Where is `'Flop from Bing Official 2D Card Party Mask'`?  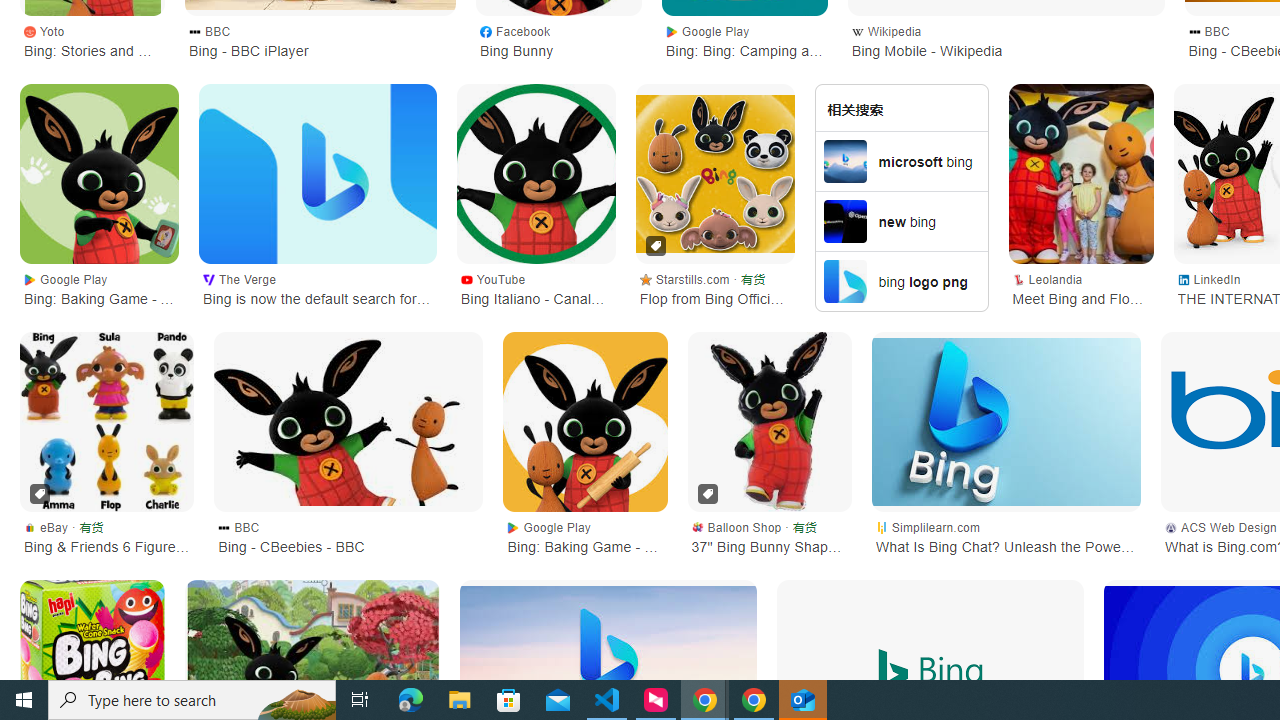 'Flop from Bing Official 2D Card Party Mask' is located at coordinates (714, 173).